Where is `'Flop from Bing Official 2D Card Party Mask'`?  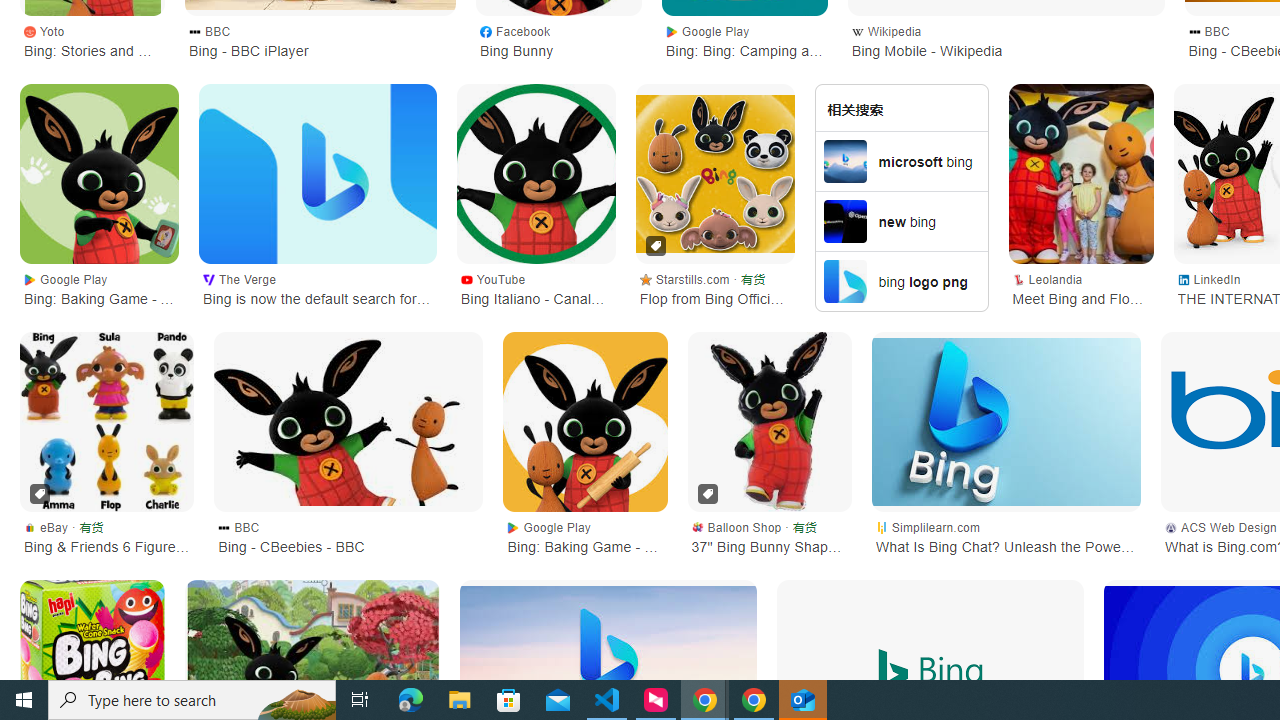 'Flop from Bing Official 2D Card Party Mask' is located at coordinates (714, 173).